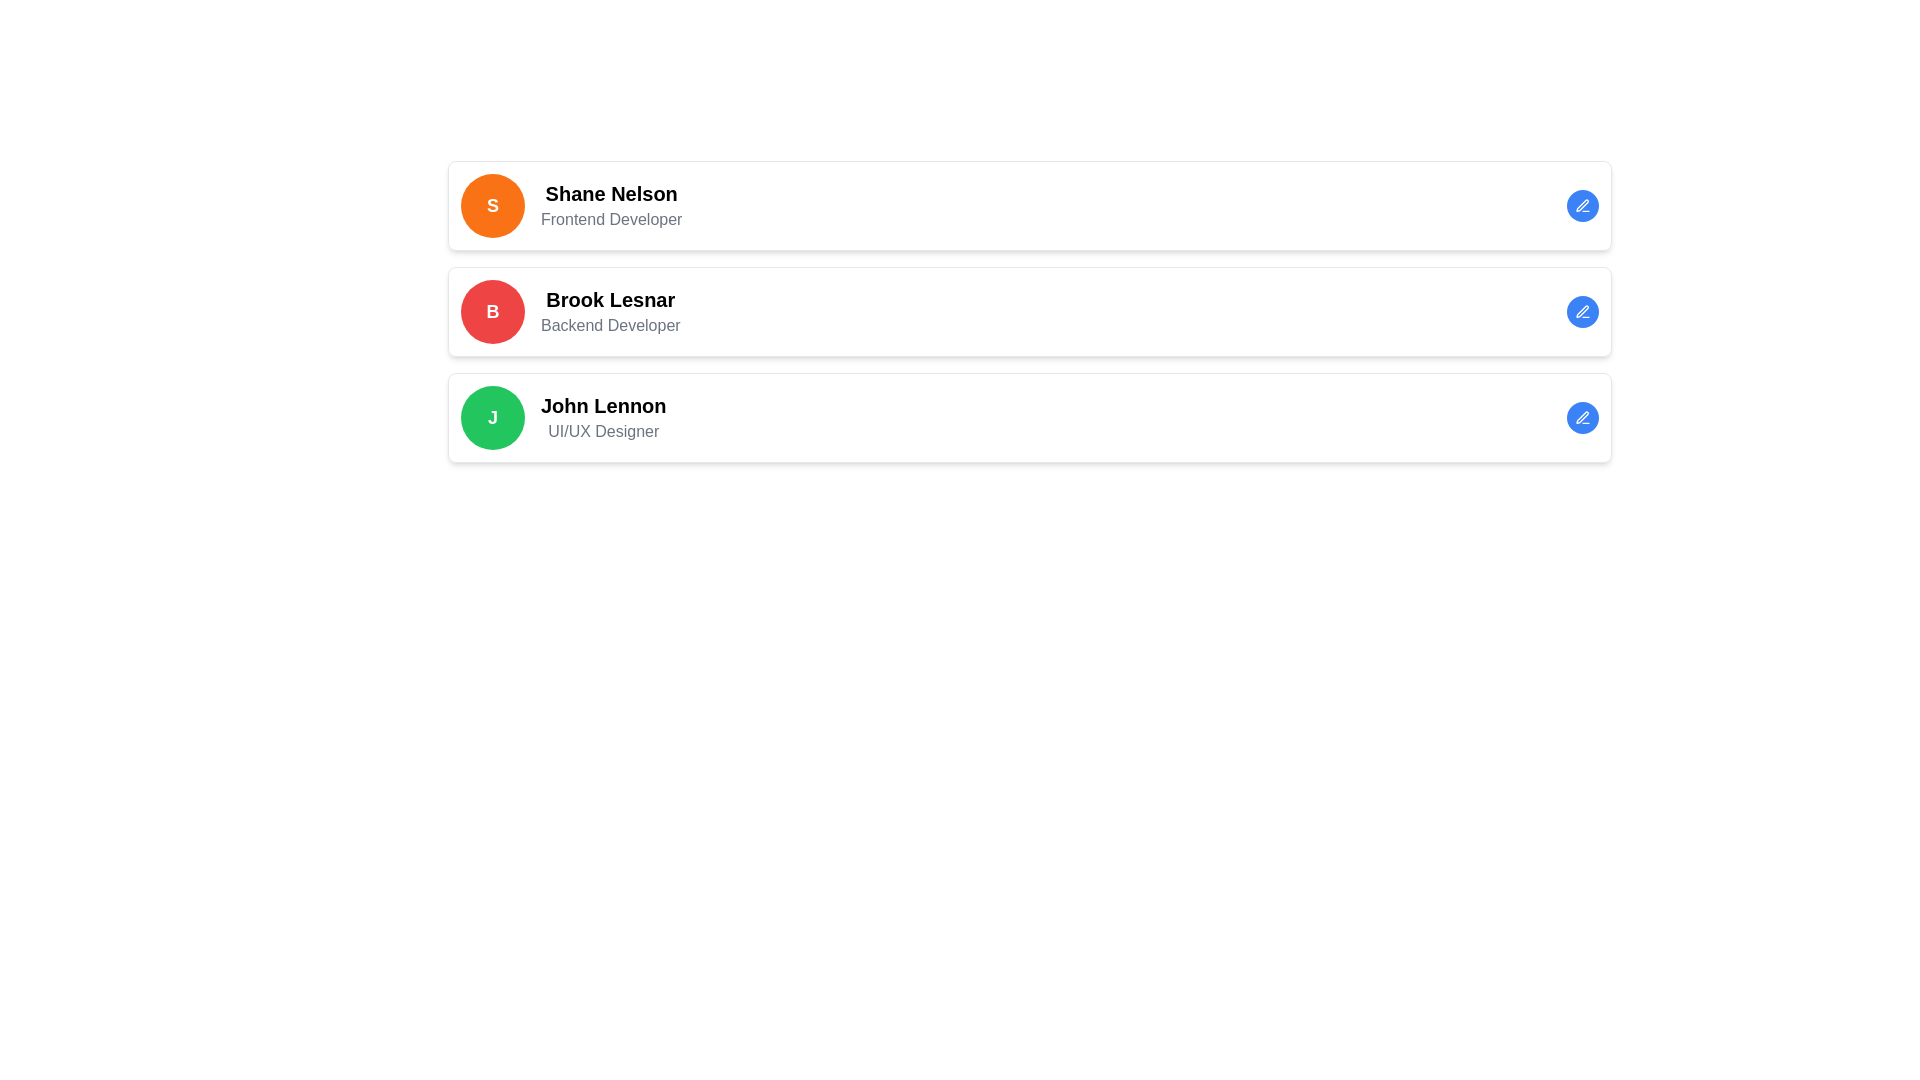  I want to click on the text block that displays the name and occupational title of the user in the third item of the user profile list, located to the right of a green circular icon with the letter 'J', so click(602, 416).